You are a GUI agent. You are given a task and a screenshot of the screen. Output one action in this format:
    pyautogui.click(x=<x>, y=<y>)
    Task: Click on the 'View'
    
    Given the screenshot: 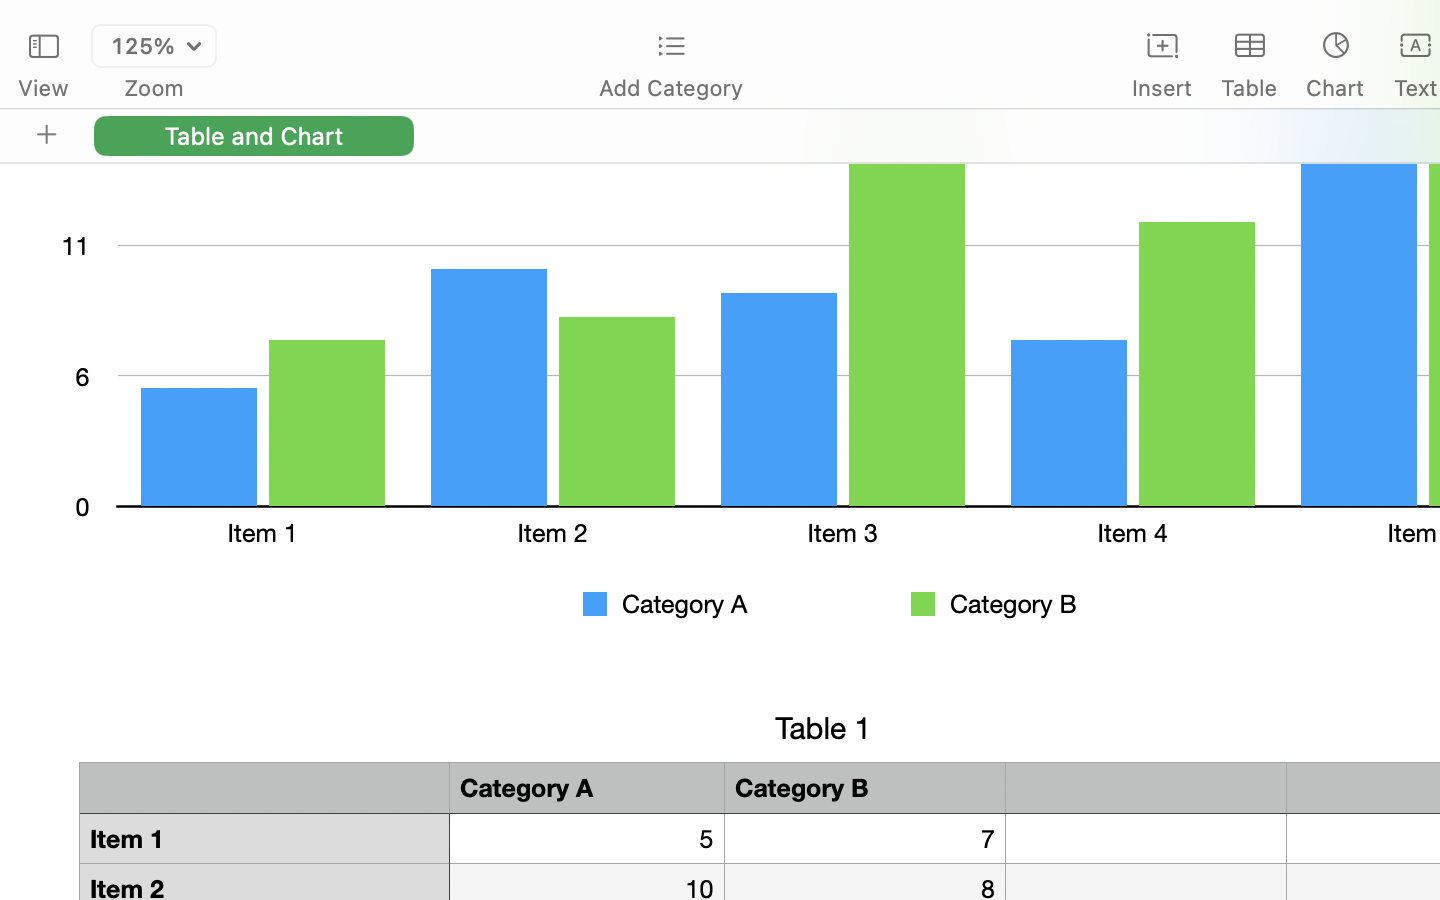 What is the action you would take?
    pyautogui.click(x=42, y=87)
    